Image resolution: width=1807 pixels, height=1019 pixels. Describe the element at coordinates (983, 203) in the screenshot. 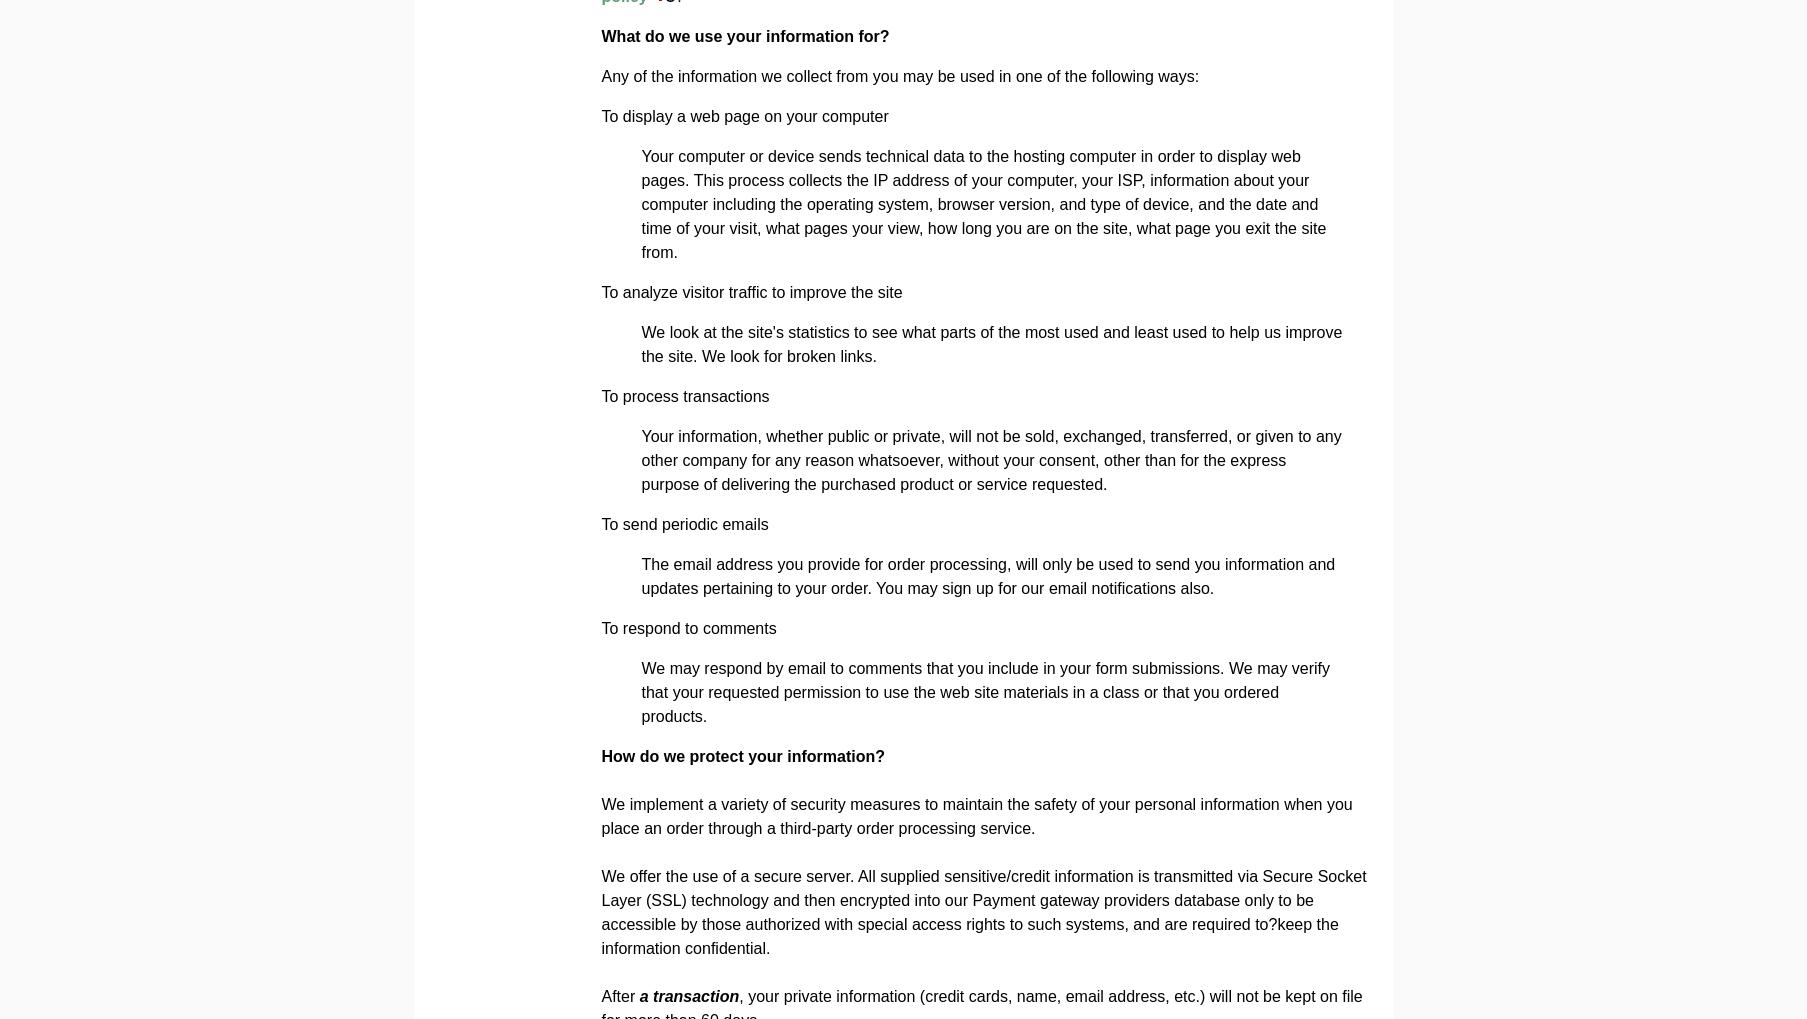

I see `'Your computer or device sends technical data to the hosting computer in order to display web pages. This process collects the IP address of your computer, your ISP, information about your computer including the operating system, browser version, and type of device, and the date and time of your visit,  what pages your view, how long you are on the site, what page you exit the site from.'` at that location.